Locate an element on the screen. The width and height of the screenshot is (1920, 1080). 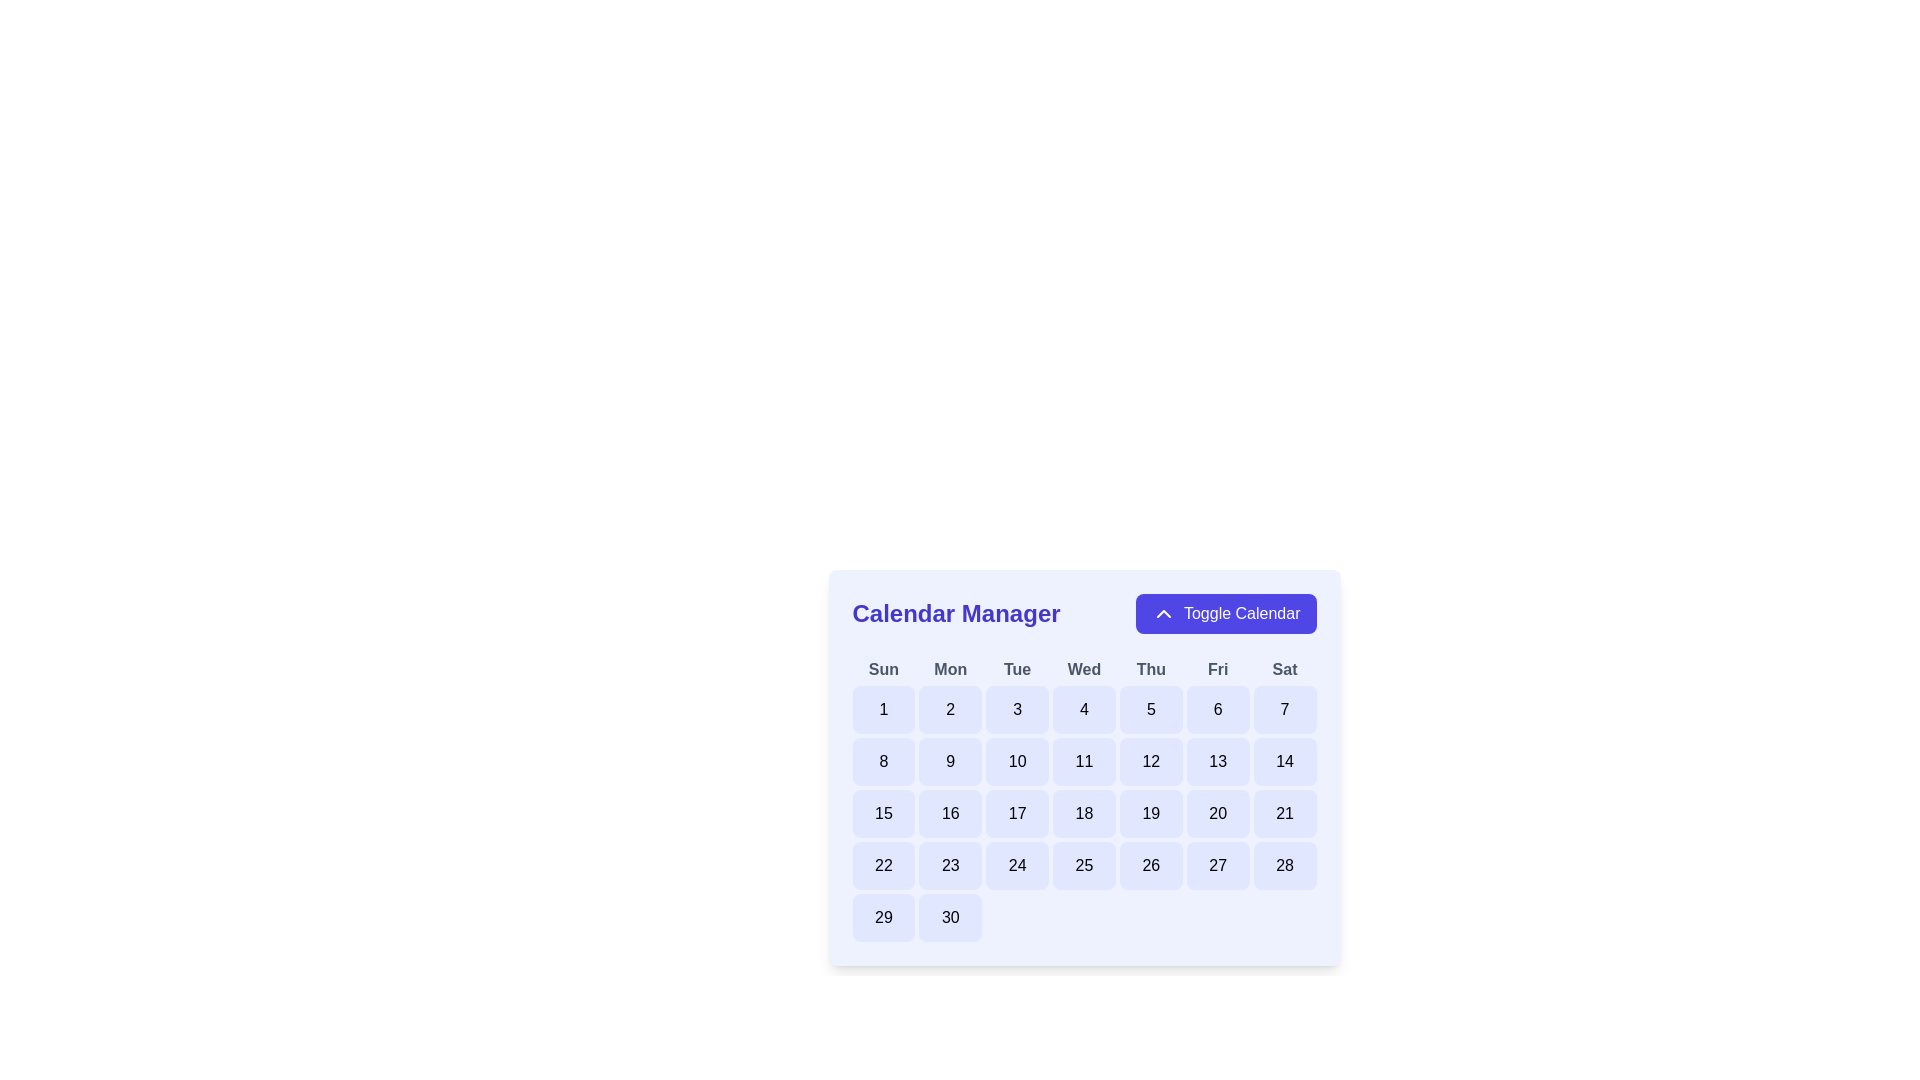
the calendar day block with the number '18', which is styled with a light indigo background and located in the sixth column and third row of the calendar grid is located at coordinates (1083, 813).